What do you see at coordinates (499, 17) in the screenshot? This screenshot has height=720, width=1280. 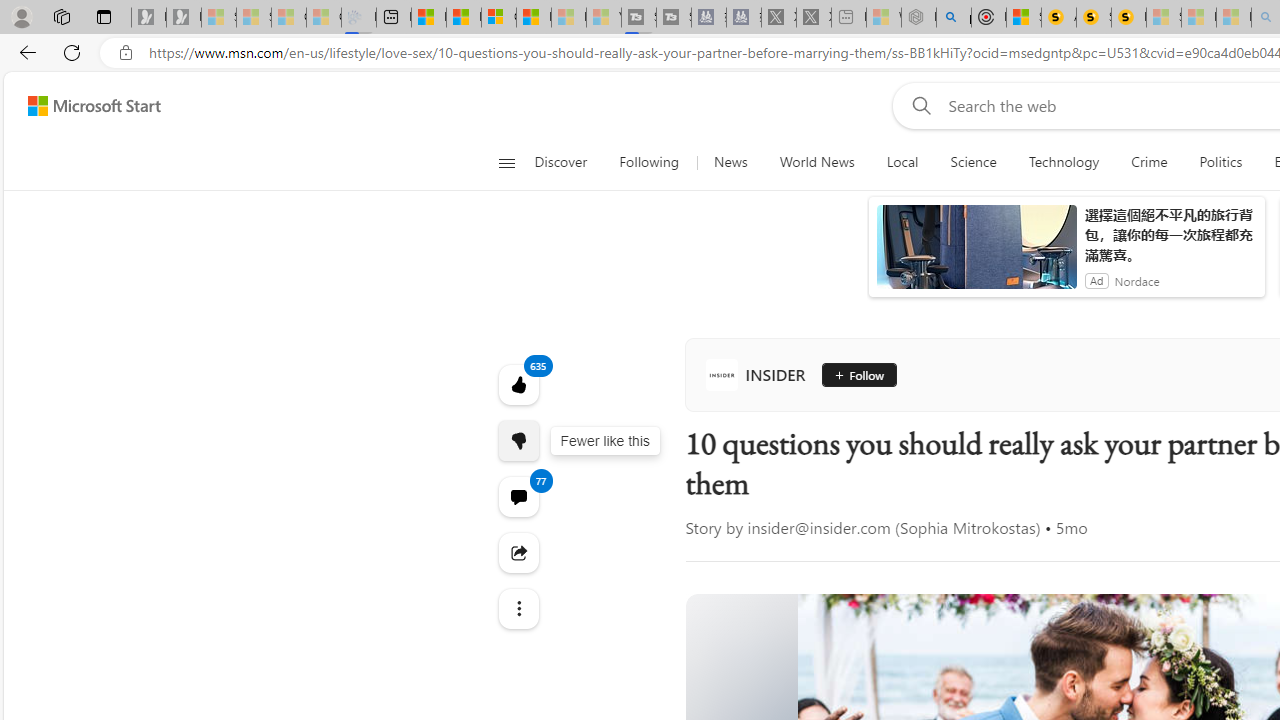 I see `'Overview'` at bounding box center [499, 17].